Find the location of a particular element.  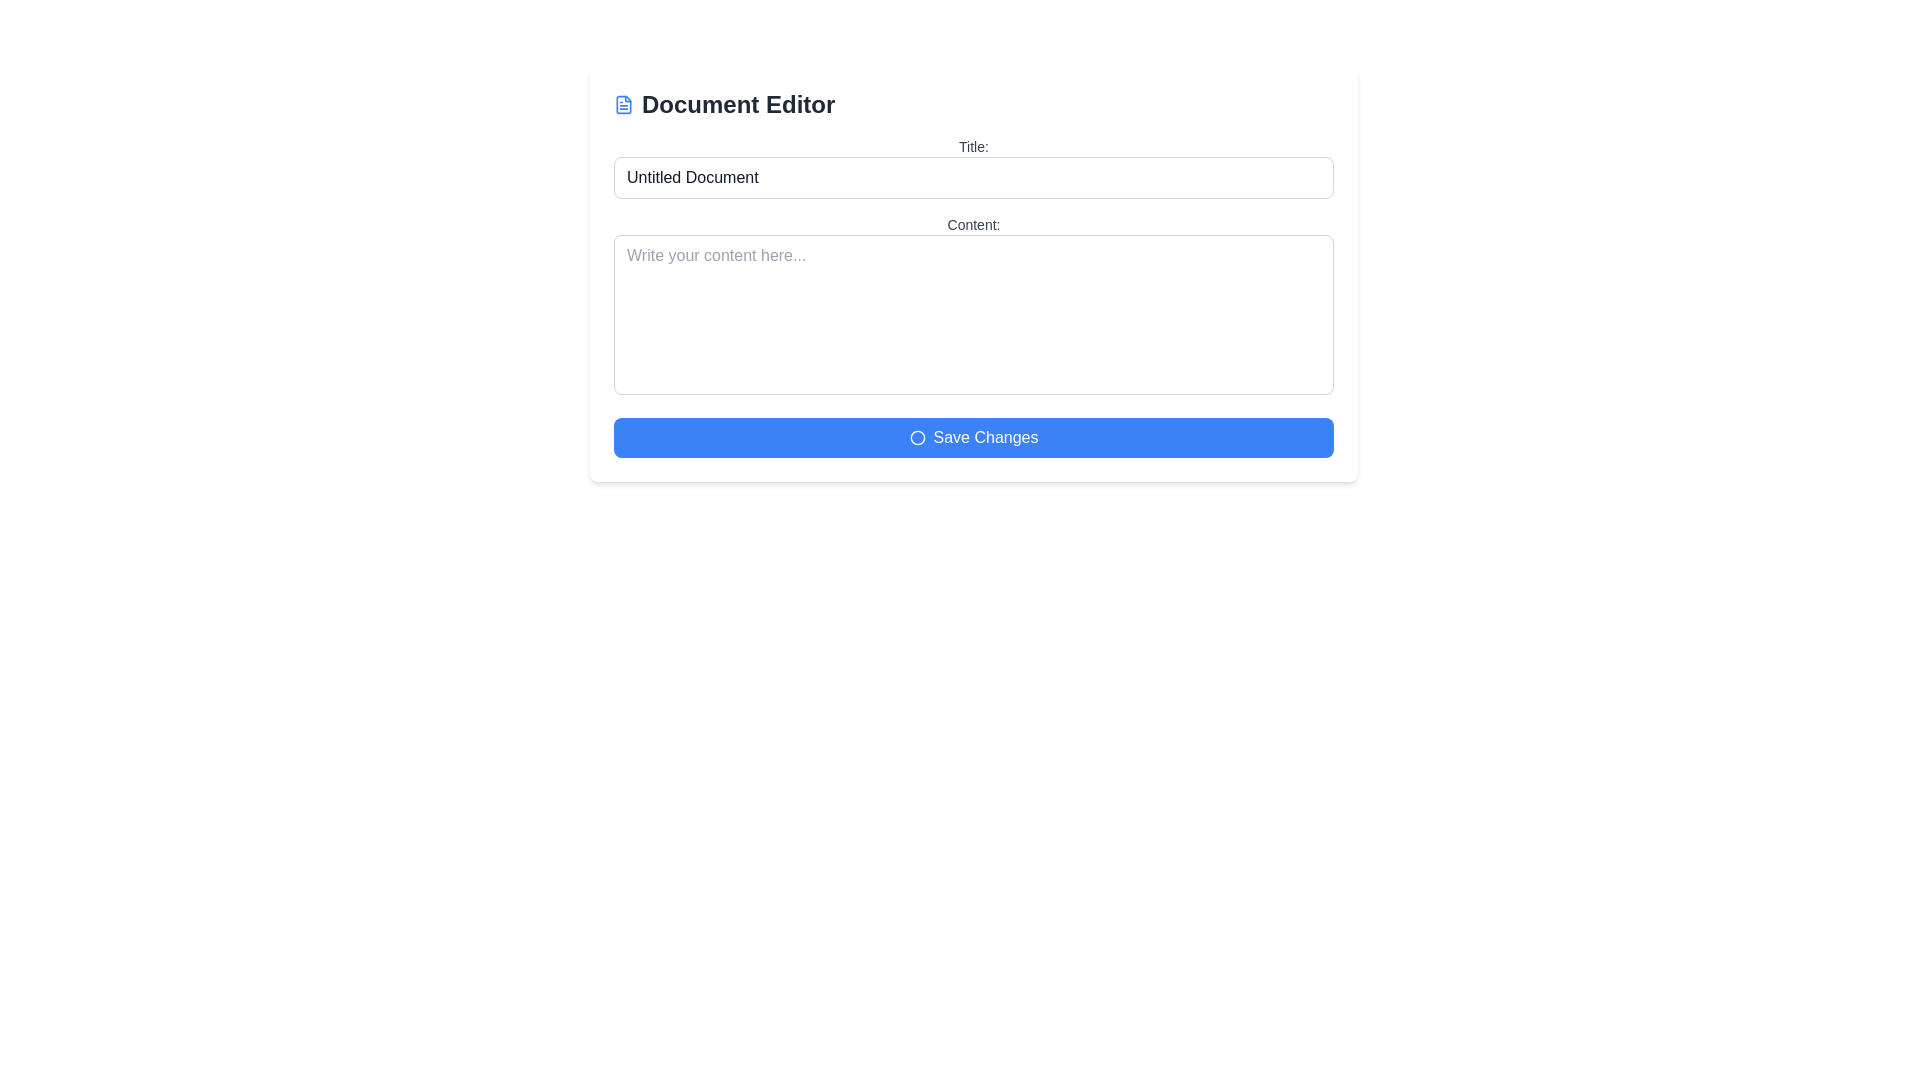

the save button located at the bottom of the form to initiate the save action is located at coordinates (974, 437).